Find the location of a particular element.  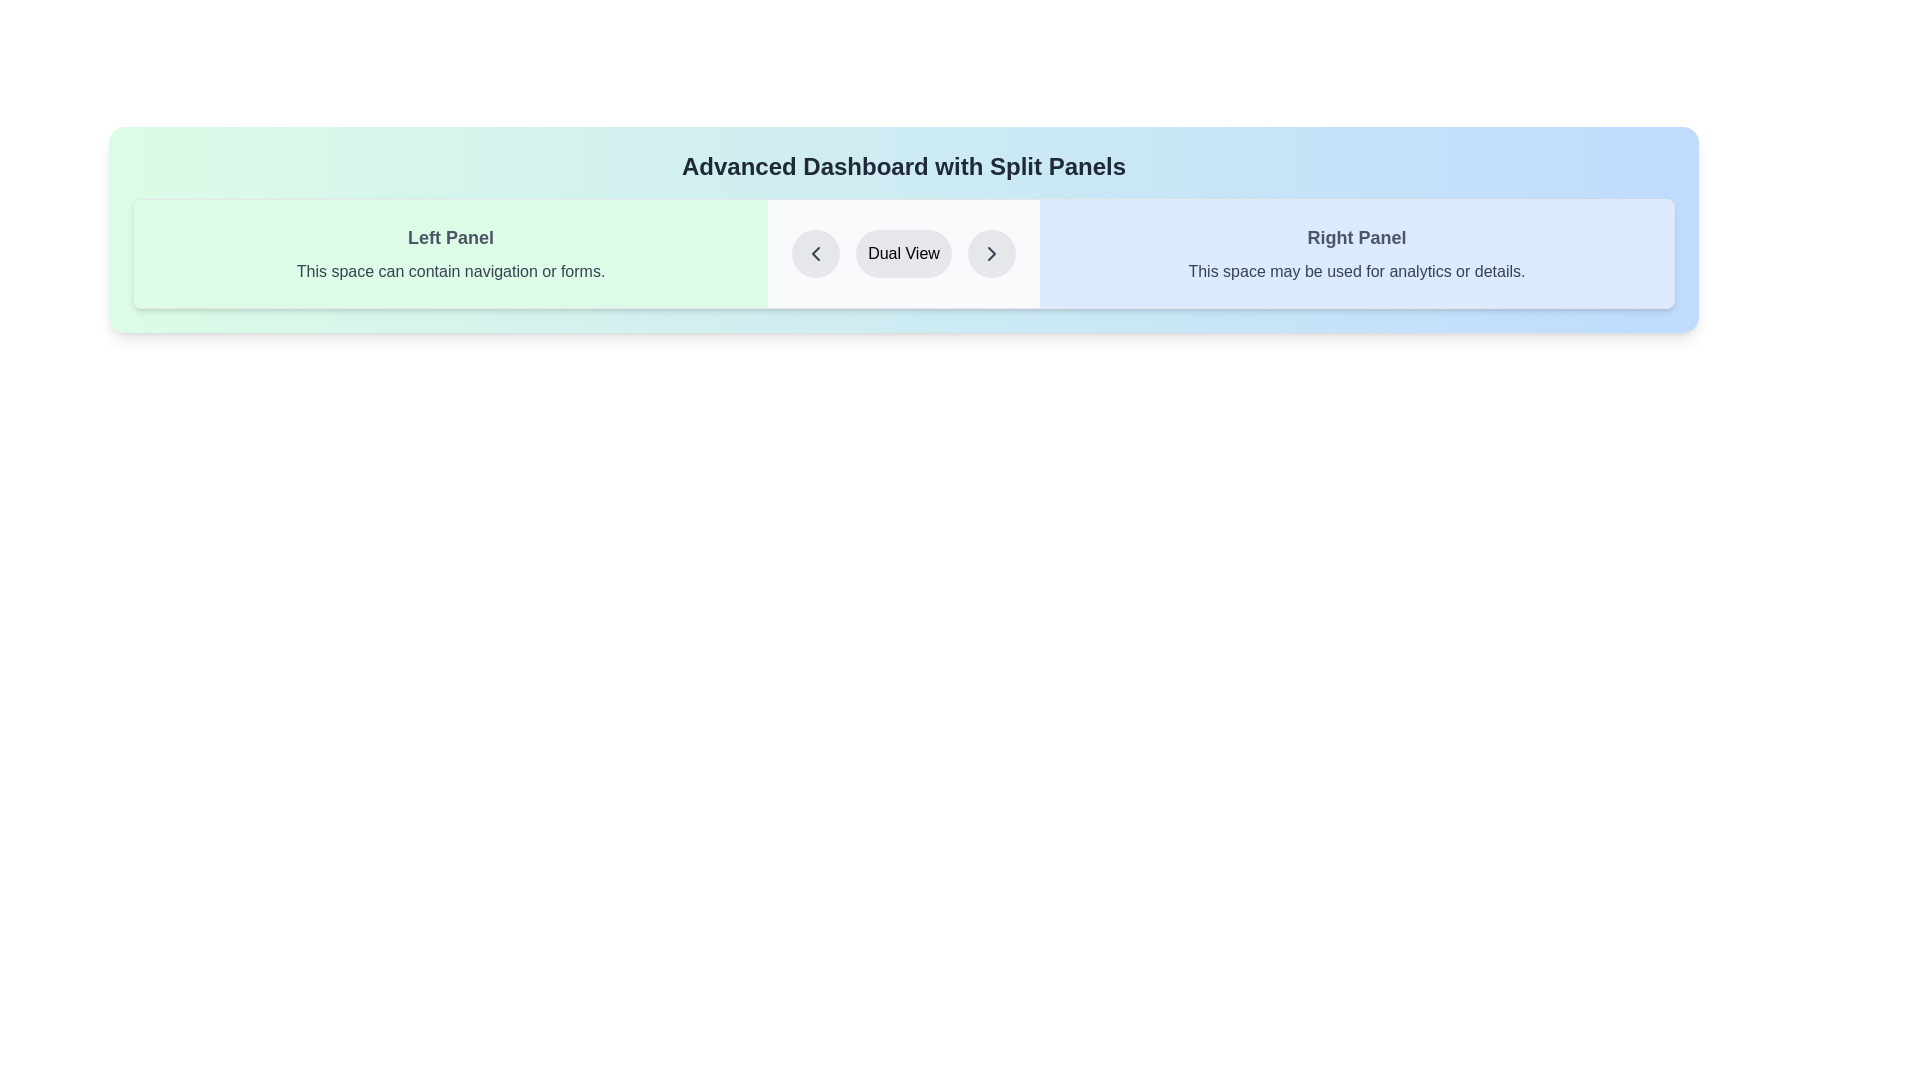

the static text element that provides descriptive information about the purpose of the left panel, located below the 'Left Panel' text in a green-shaded panel is located at coordinates (450, 272).